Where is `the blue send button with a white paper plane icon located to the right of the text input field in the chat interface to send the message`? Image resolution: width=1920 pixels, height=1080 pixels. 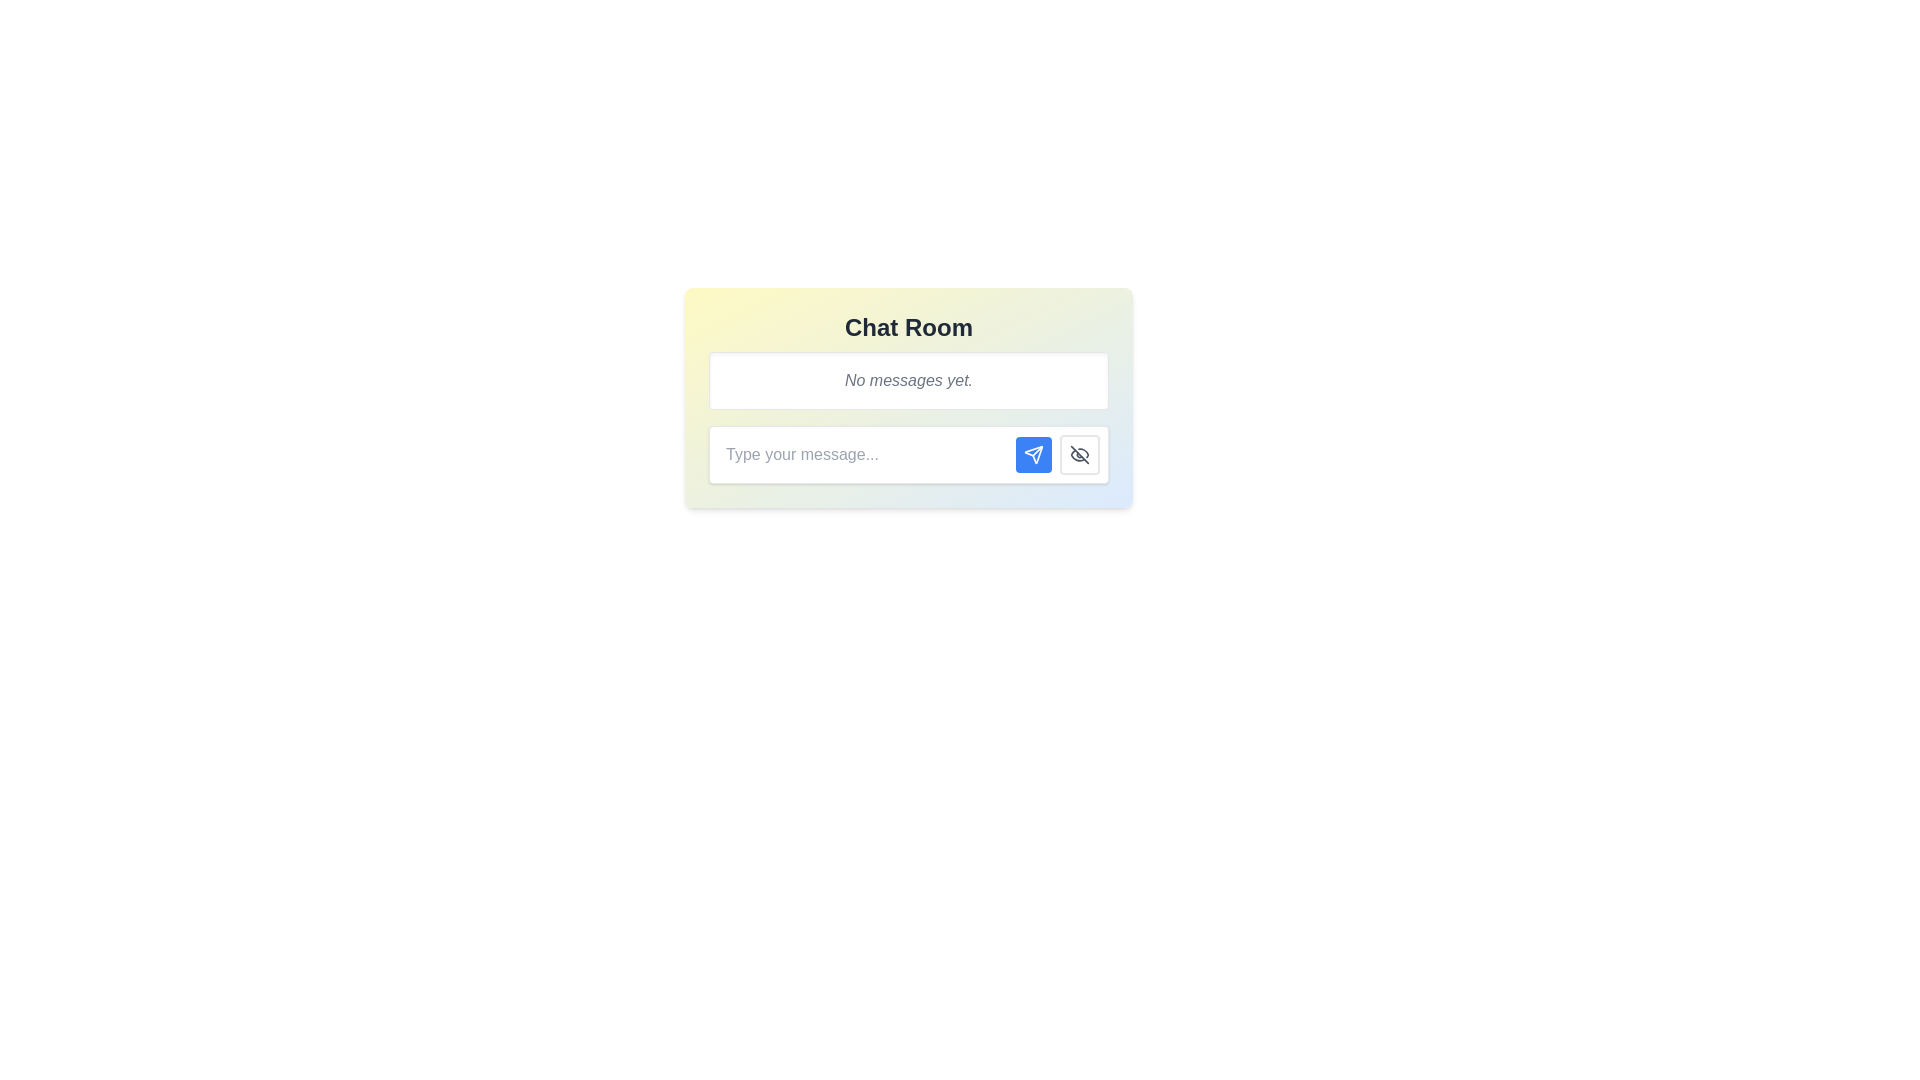
the blue send button with a white paper plane icon located to the right of the text input field in the chat interface to send the message is located at coordinates (1033, 455).